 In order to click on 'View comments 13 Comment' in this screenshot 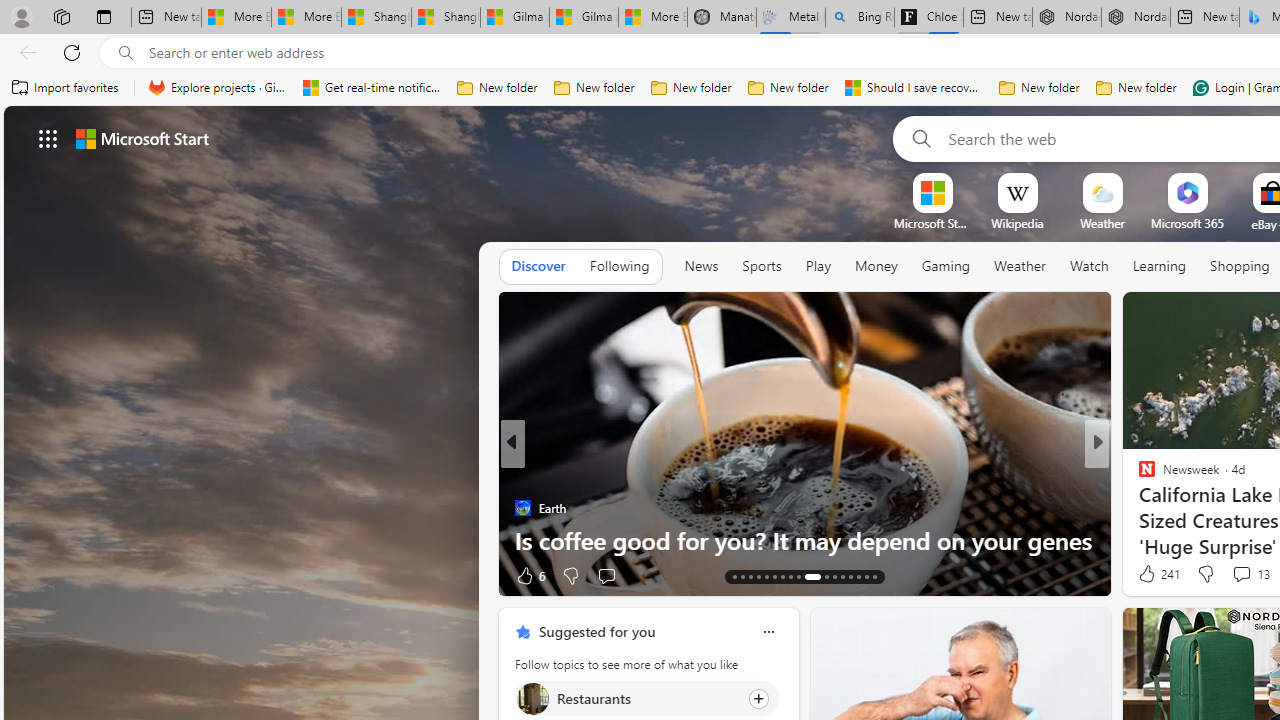, I will do `click(1240, 573)`.